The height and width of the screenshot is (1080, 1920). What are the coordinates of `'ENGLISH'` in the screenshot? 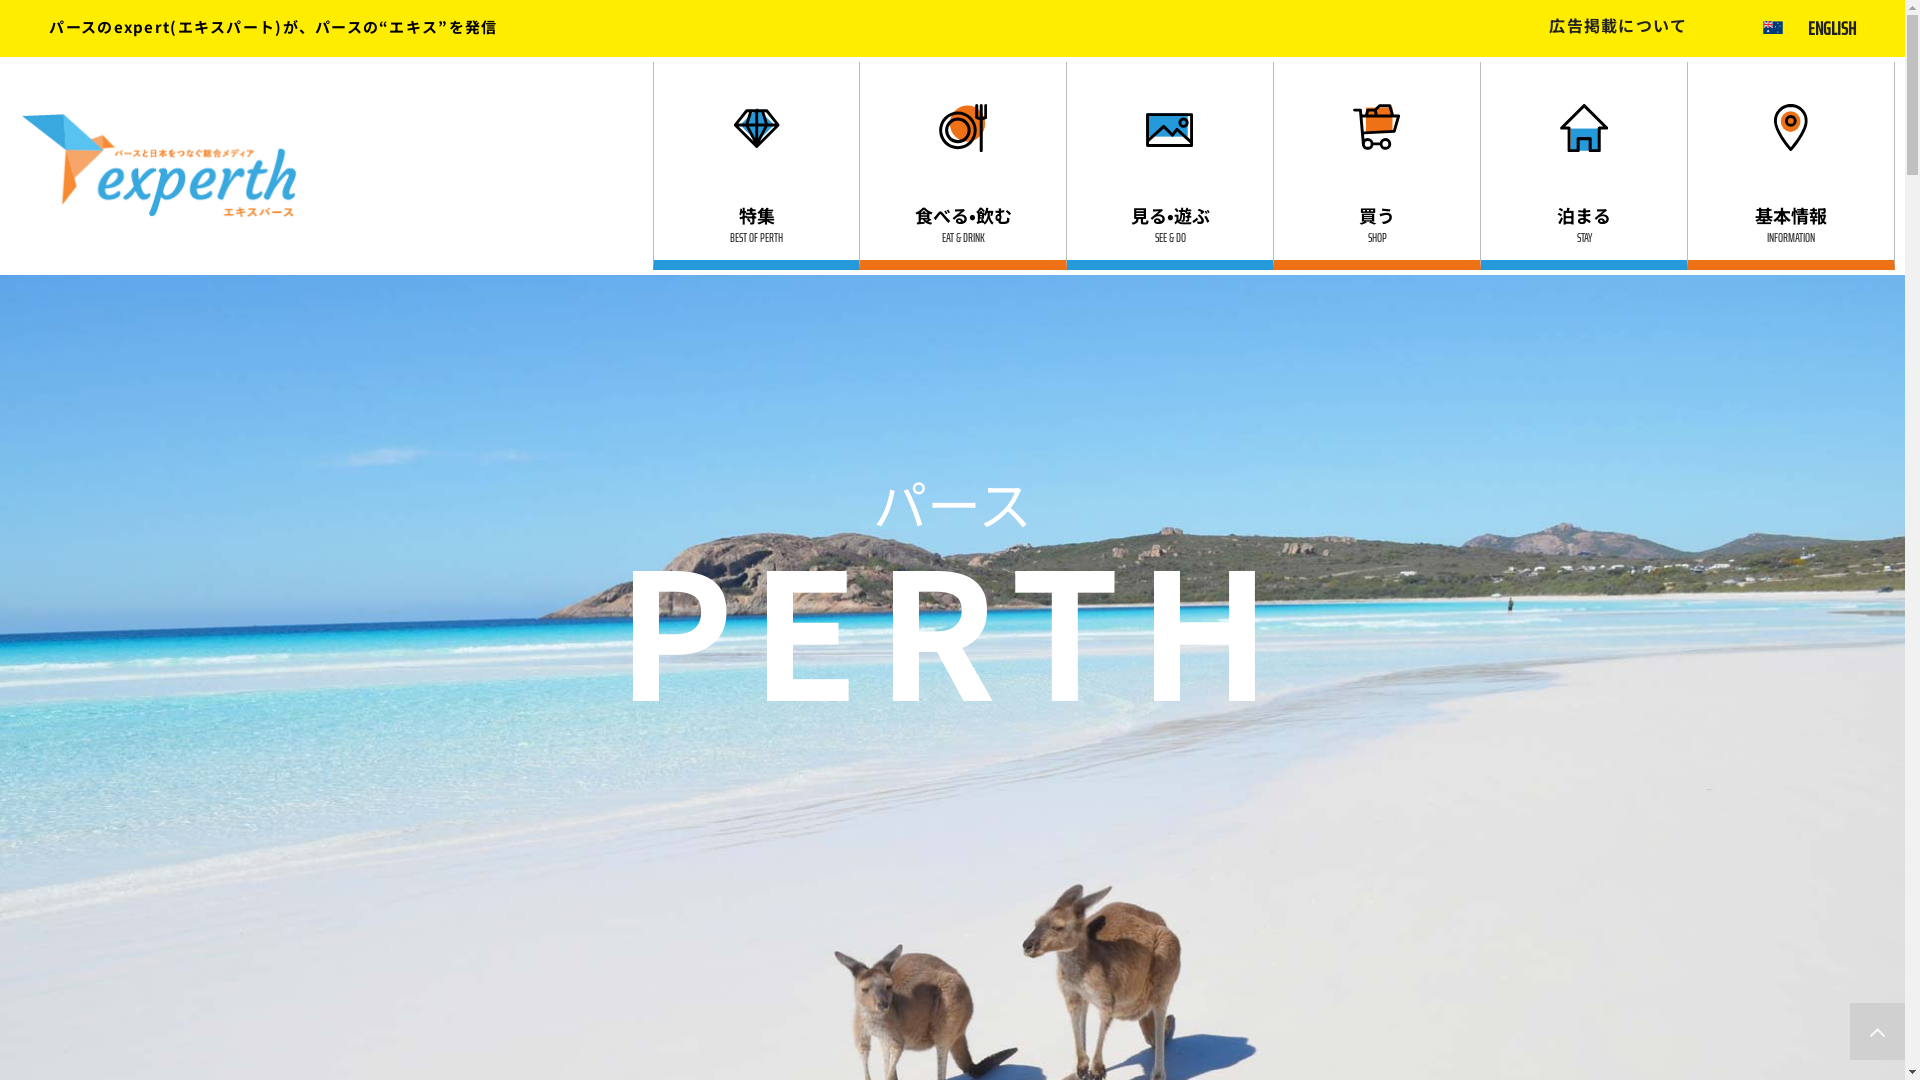 It's located at (1832, 27).